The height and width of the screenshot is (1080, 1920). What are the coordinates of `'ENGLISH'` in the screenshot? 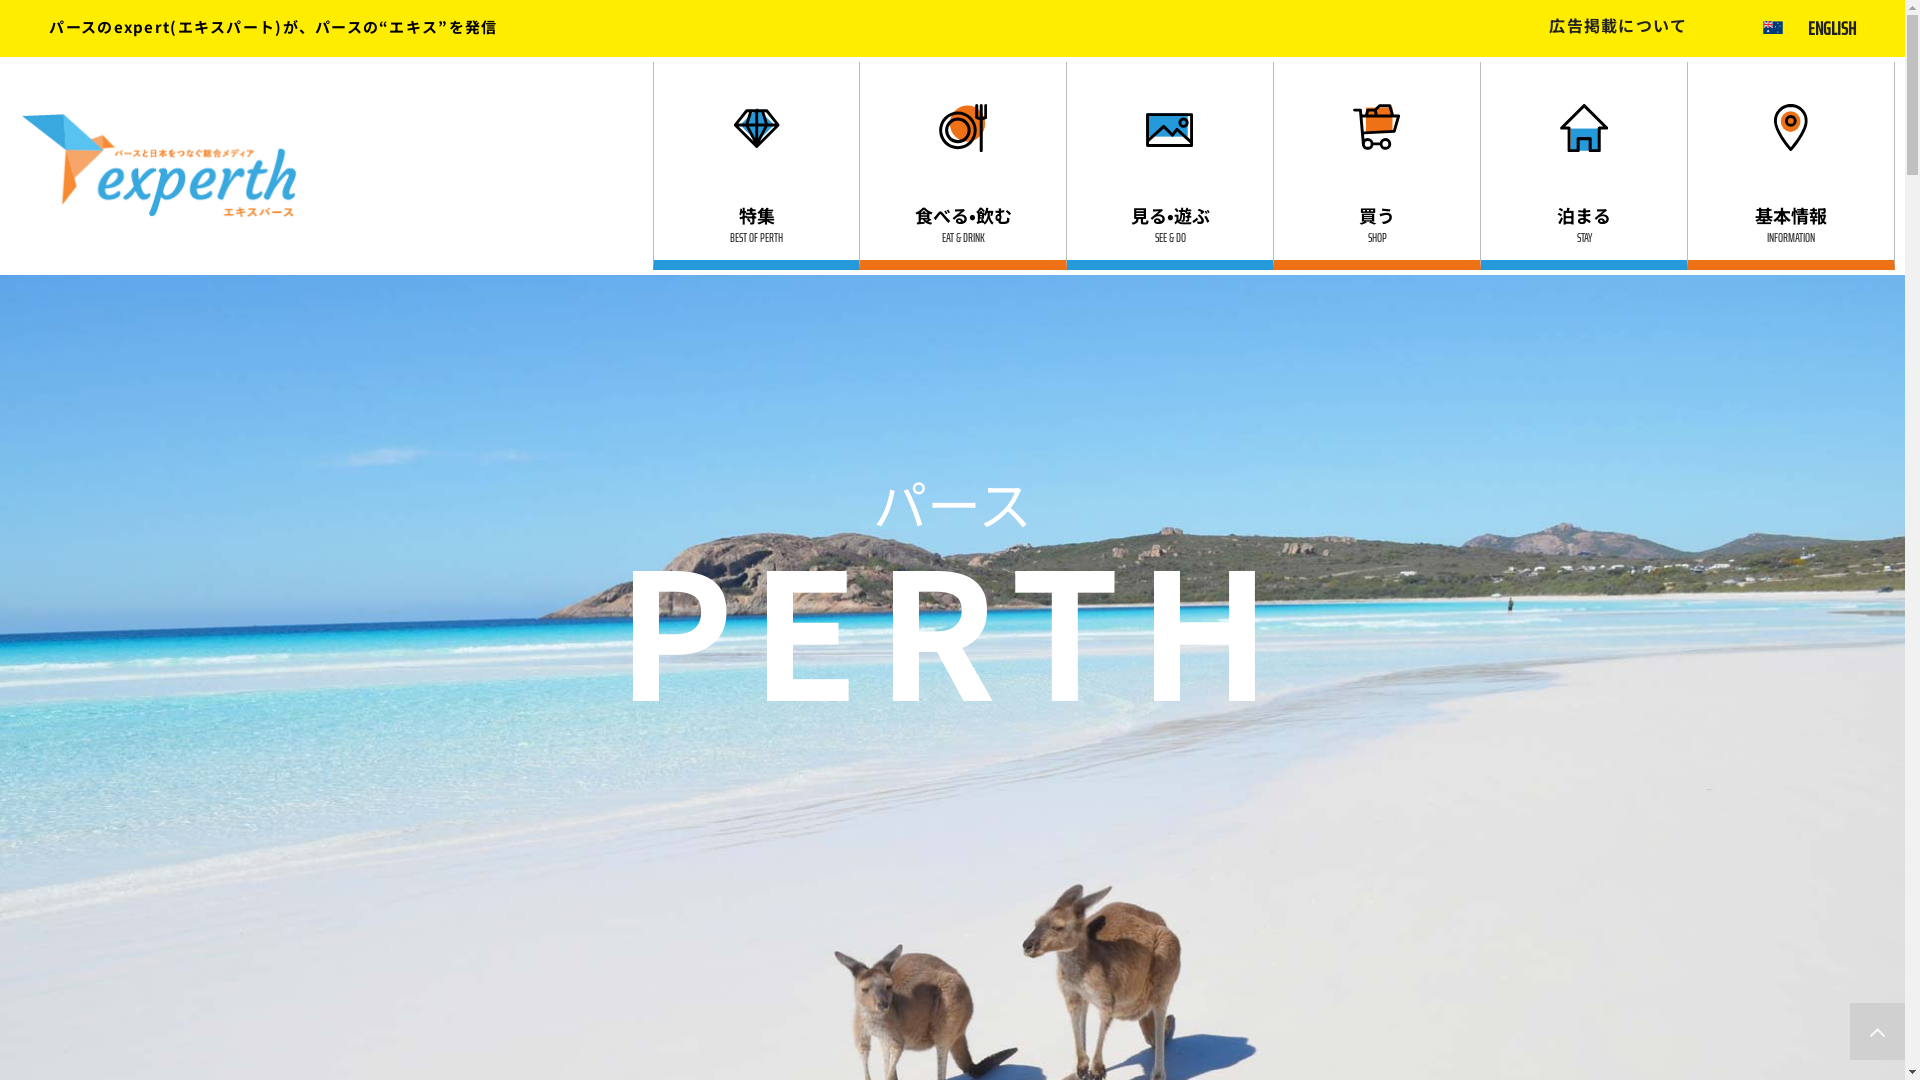 It's located at (1832, 27).